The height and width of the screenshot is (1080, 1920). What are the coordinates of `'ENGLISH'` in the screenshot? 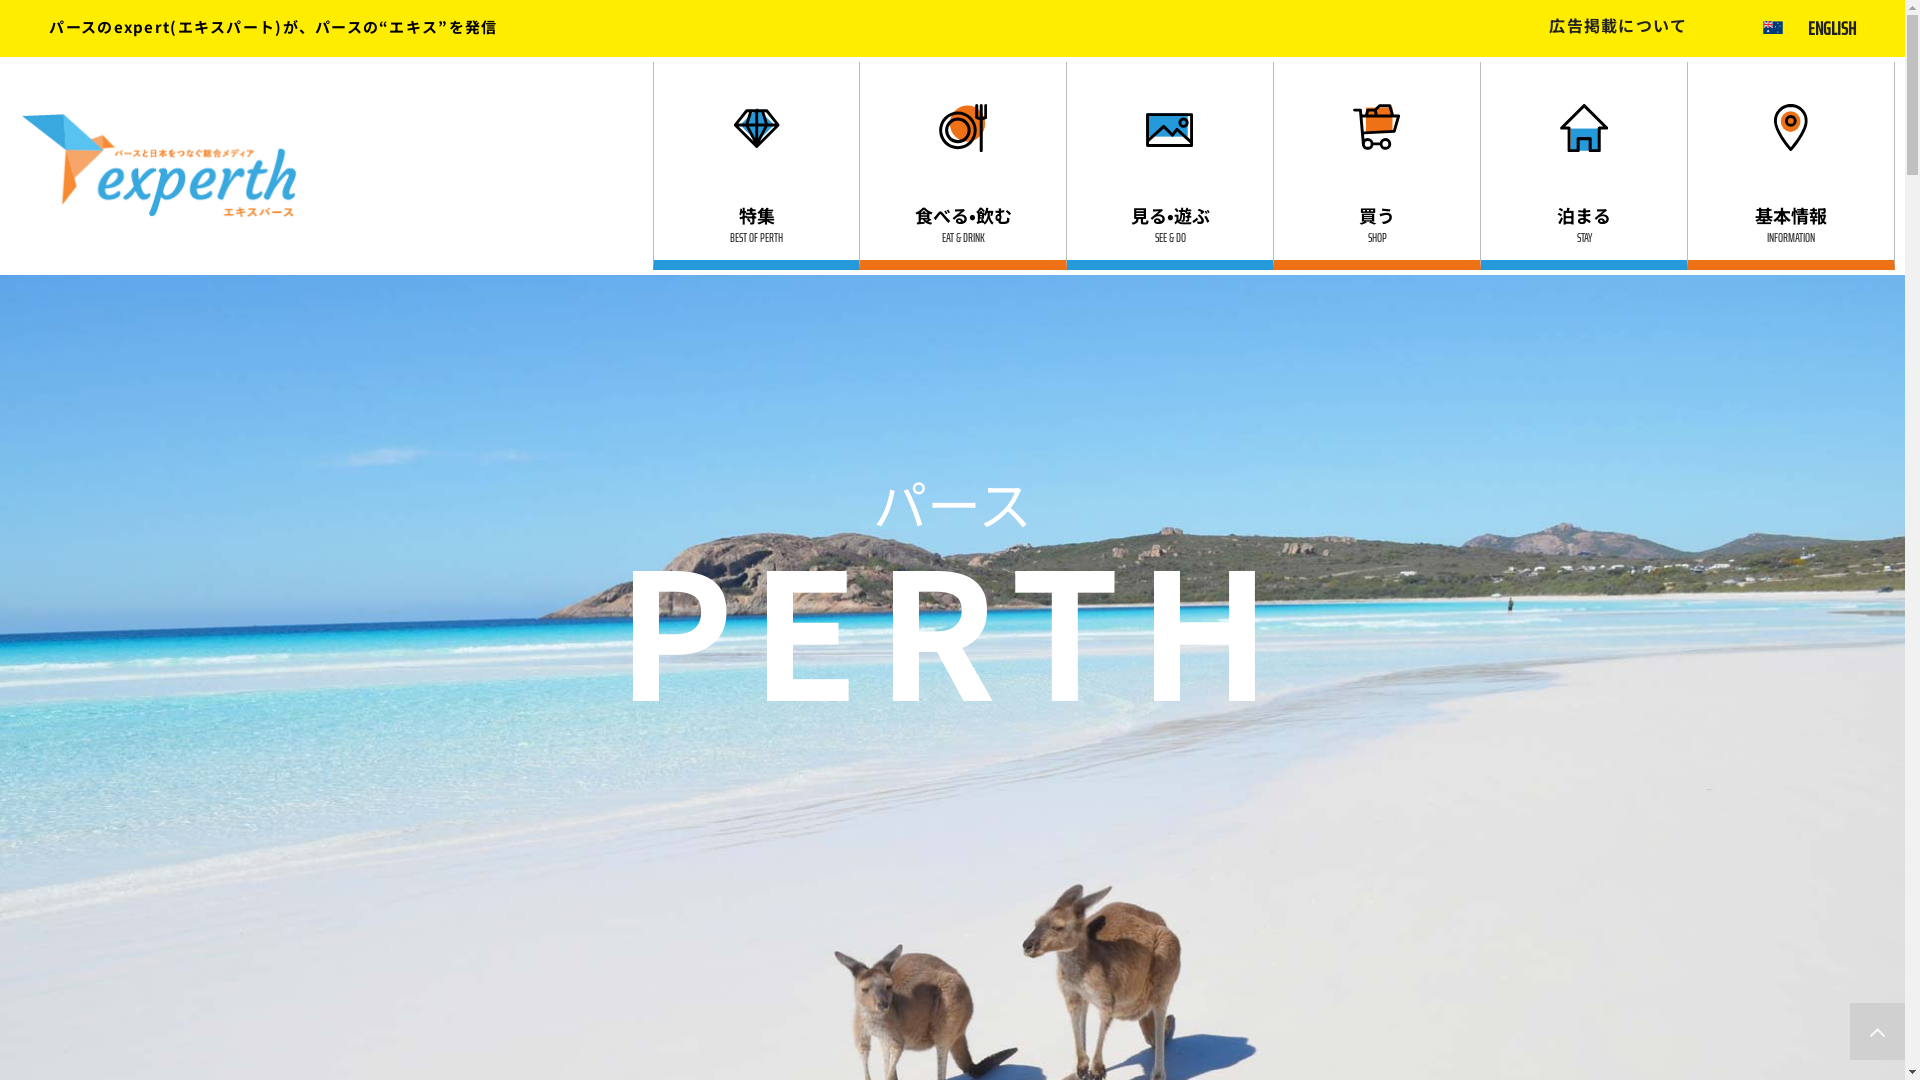 It's located at (1832, 27).